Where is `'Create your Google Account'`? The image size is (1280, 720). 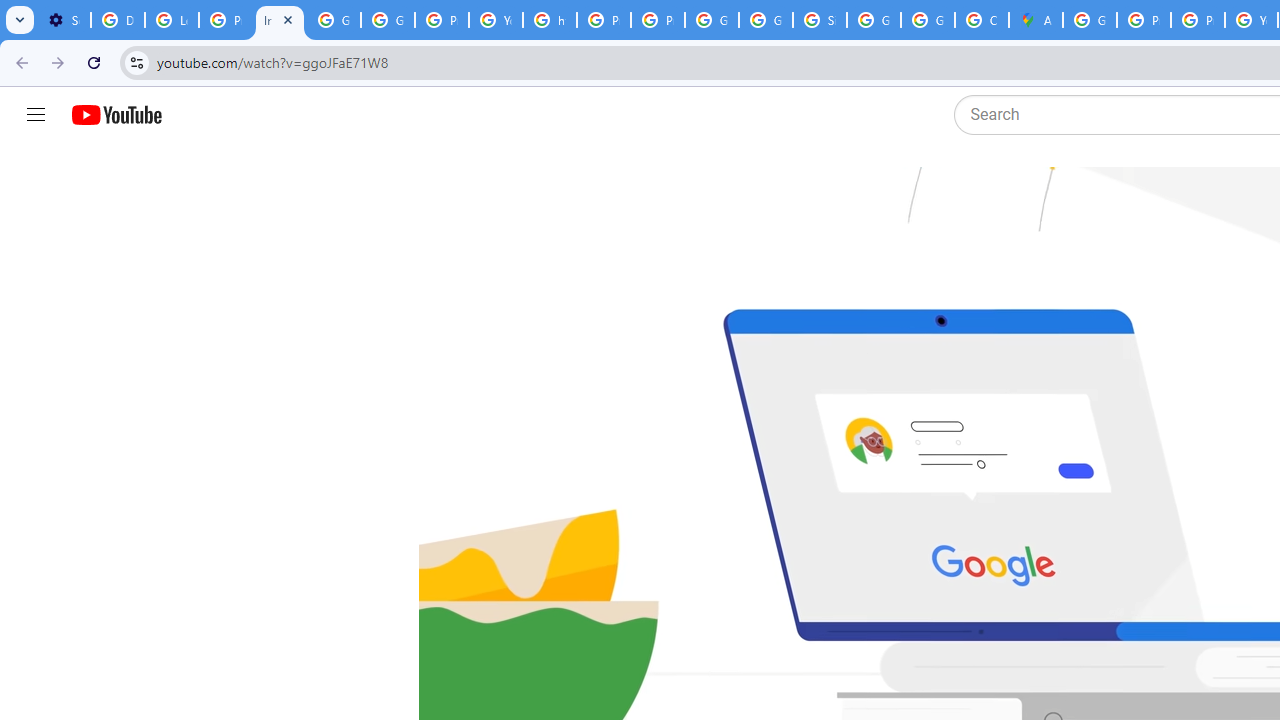
'Create your Google Account' is located at coordinates (981, 20).